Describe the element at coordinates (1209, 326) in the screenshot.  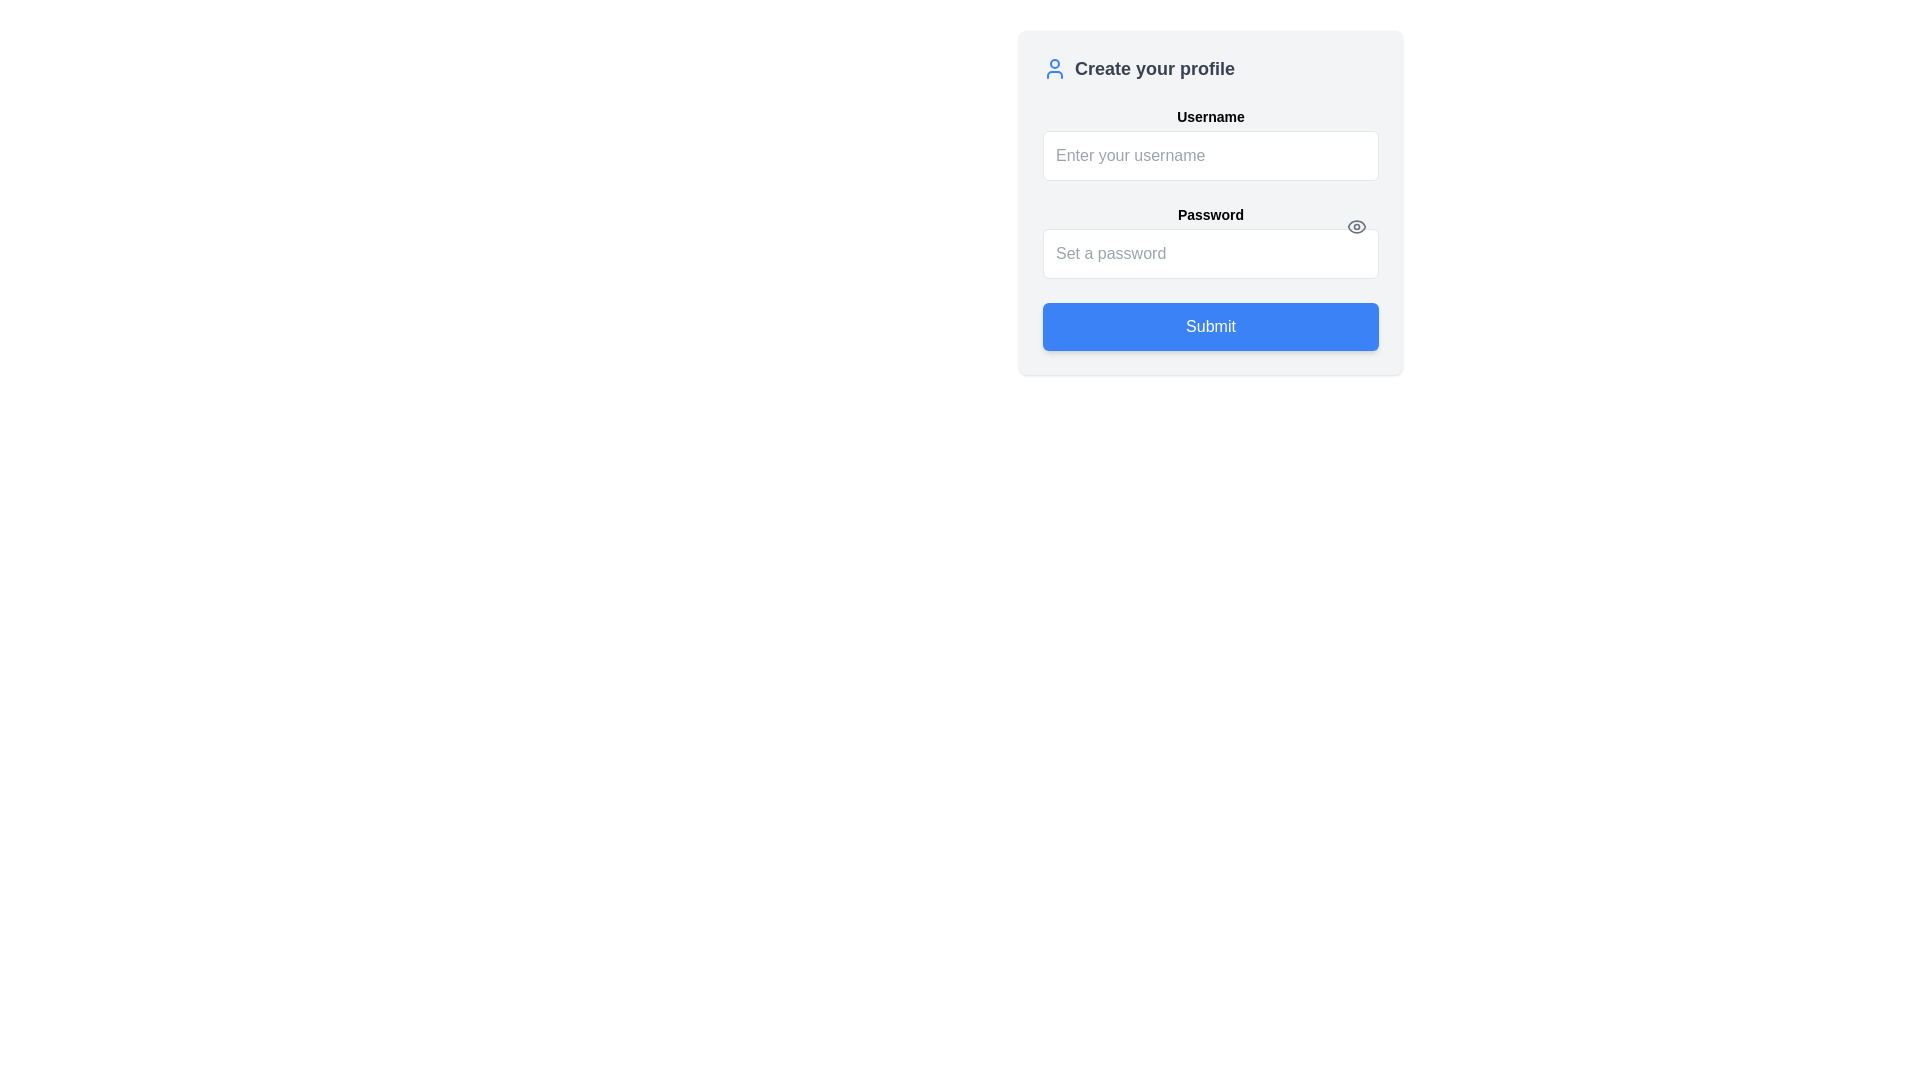
I see `the 'Submit' button located at the bottom of the form` at that location.